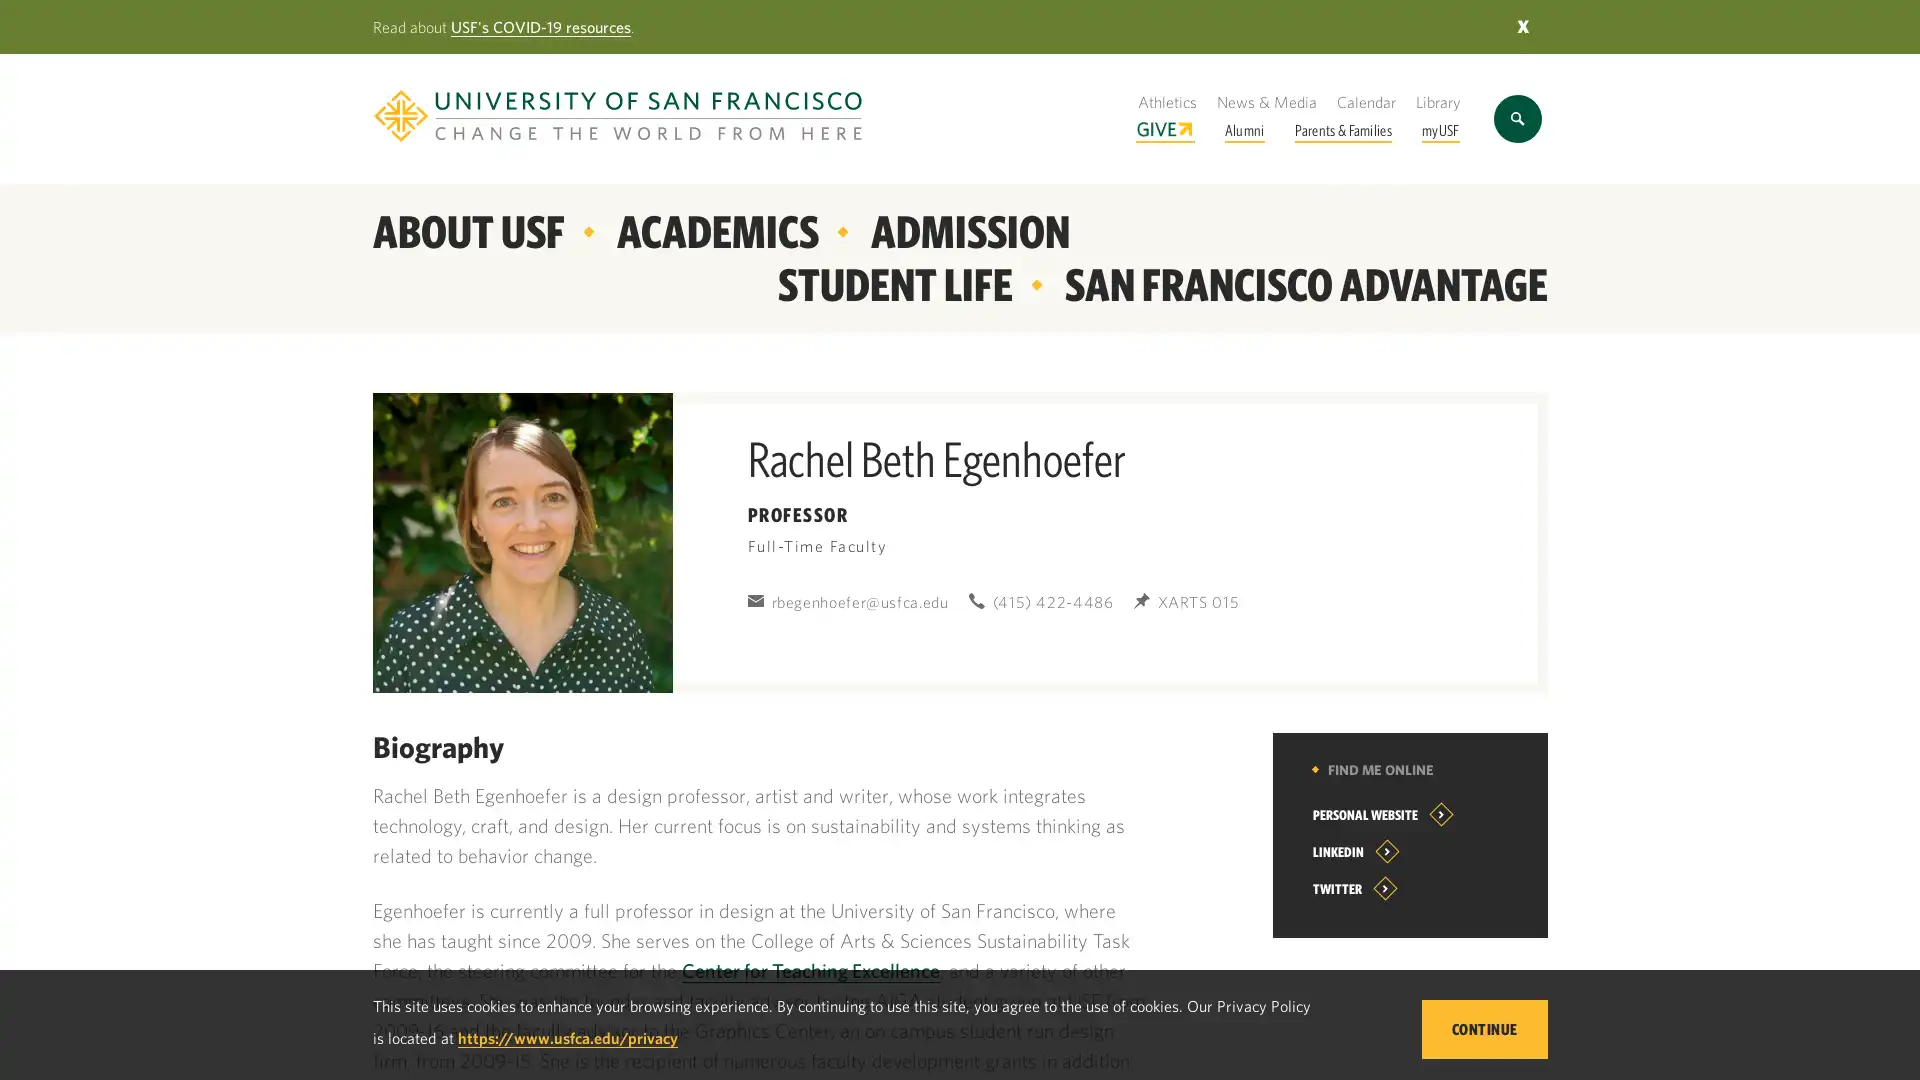 The height and width of the screenshot is (1080, 1920). Describe the element at coordinates (1516, 119) in the screenshot. I see `Site Search` at that location.